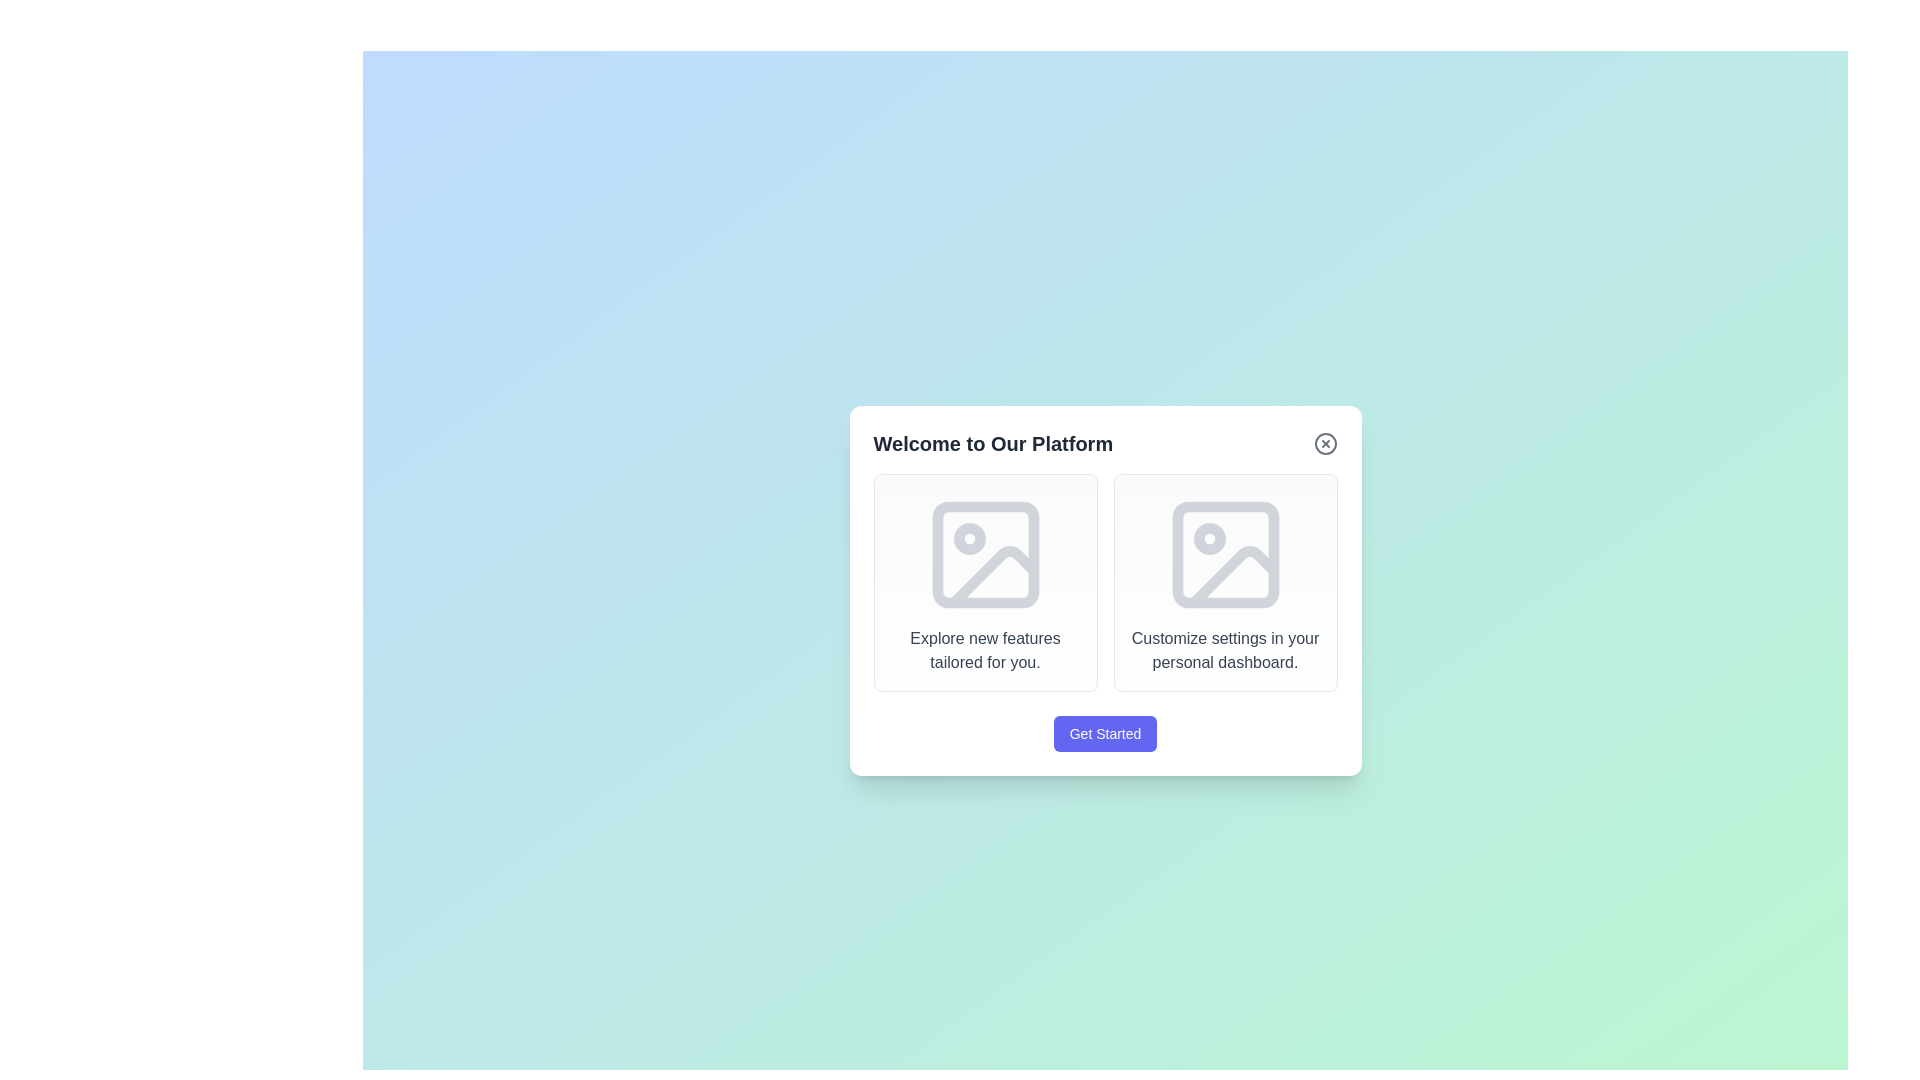 This screenshot has width=1920, height=1080. Describe the element at coordinates (1104, 733) in the screenshot. I see `the 'Get Started' button` at that location.